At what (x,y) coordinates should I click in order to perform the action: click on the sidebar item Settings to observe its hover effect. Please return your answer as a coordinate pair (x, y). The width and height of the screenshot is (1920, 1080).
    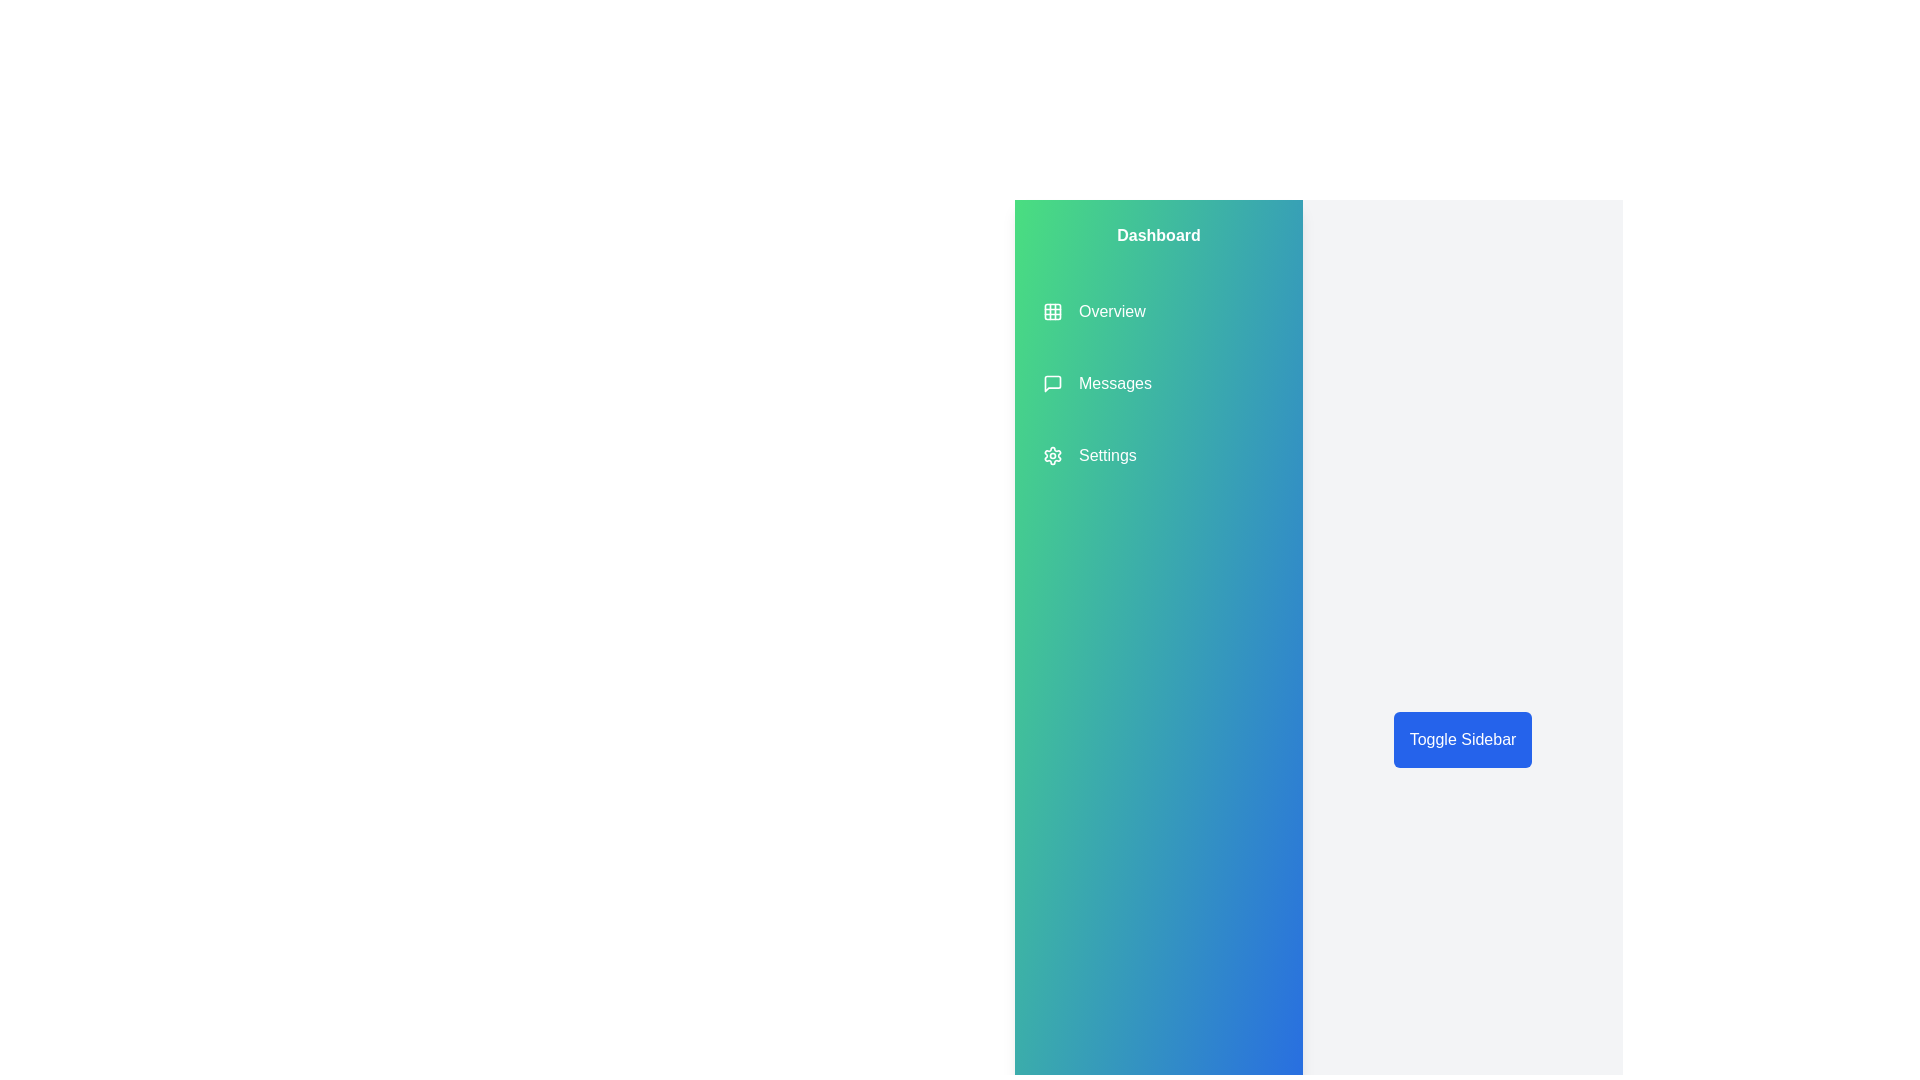
    Looking at the image, I should click on (1088, 455).